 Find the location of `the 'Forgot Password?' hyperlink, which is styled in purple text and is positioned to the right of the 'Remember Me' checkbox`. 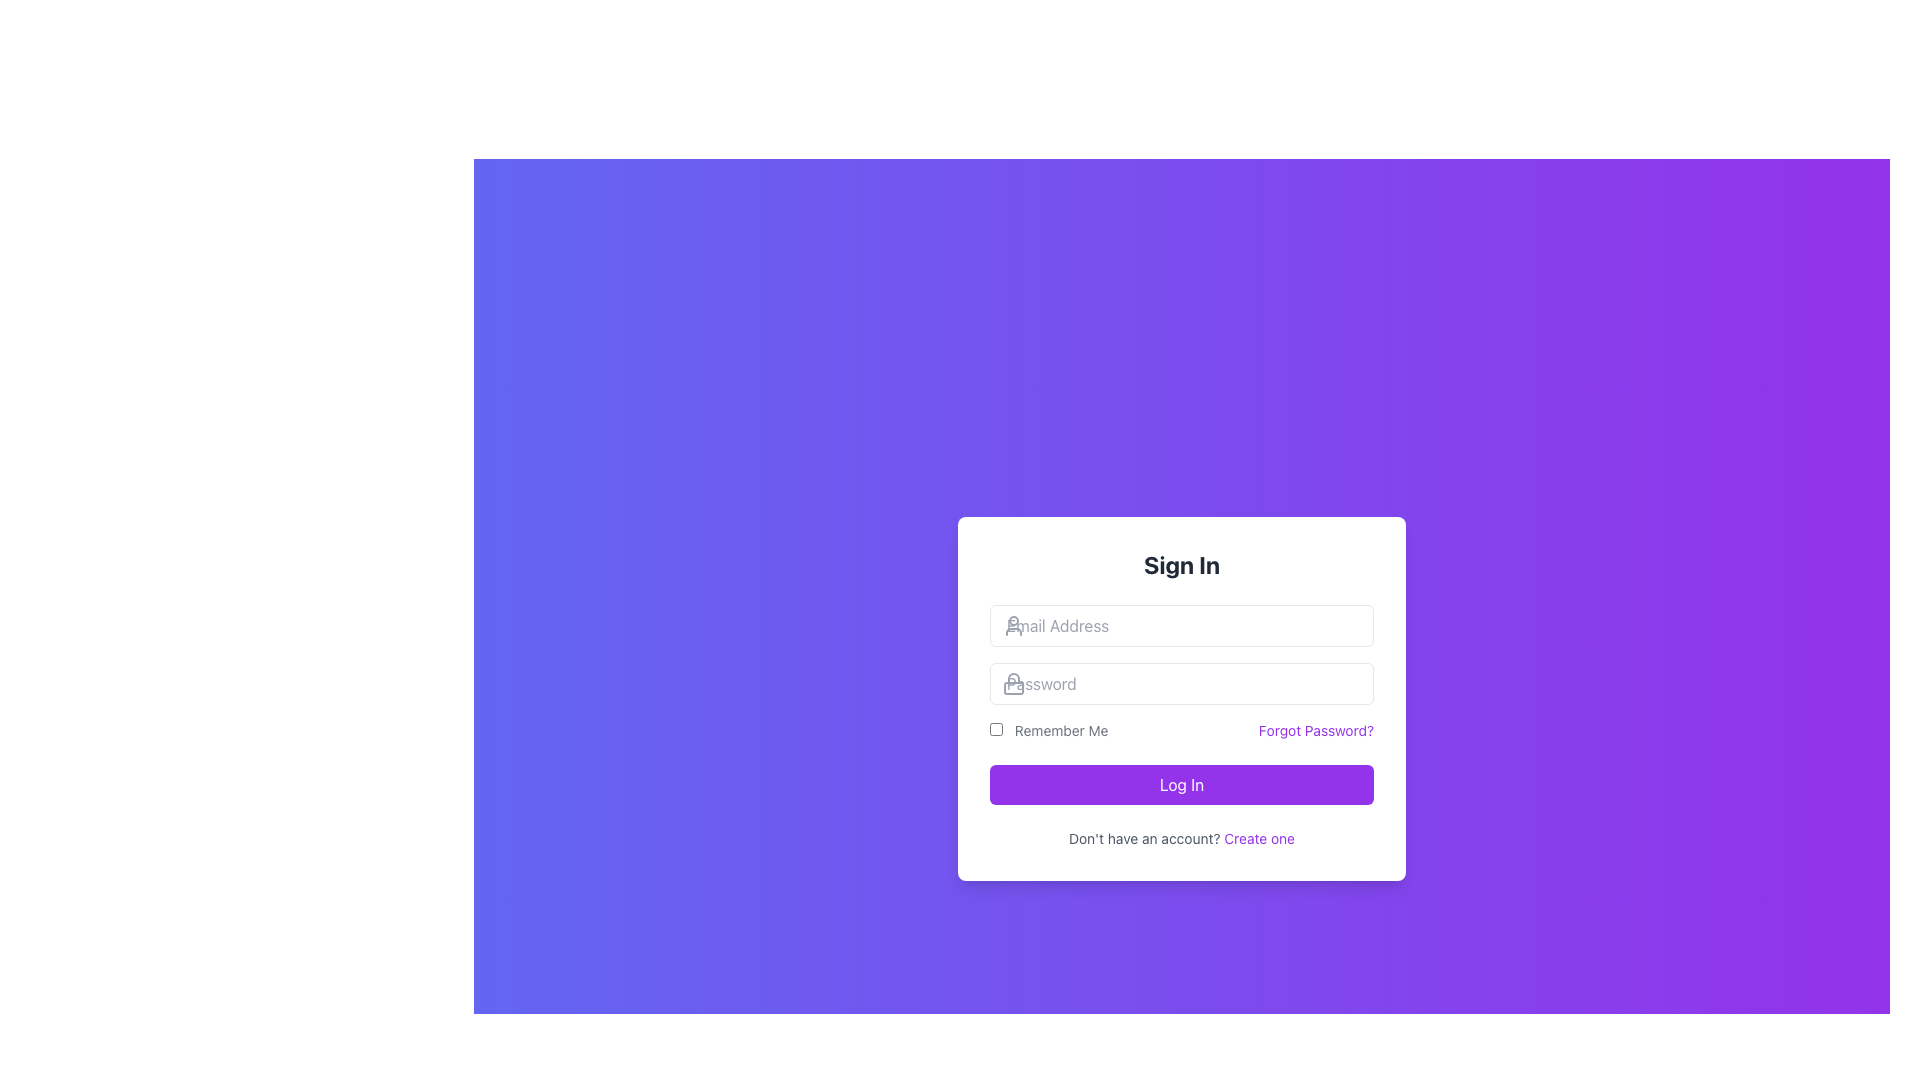

the 'Forgot Password?' hyperlink, which is styled in purple text and is positioned to the right of the 'Remember Me' checkbox is located at coordinates (1316, 731).